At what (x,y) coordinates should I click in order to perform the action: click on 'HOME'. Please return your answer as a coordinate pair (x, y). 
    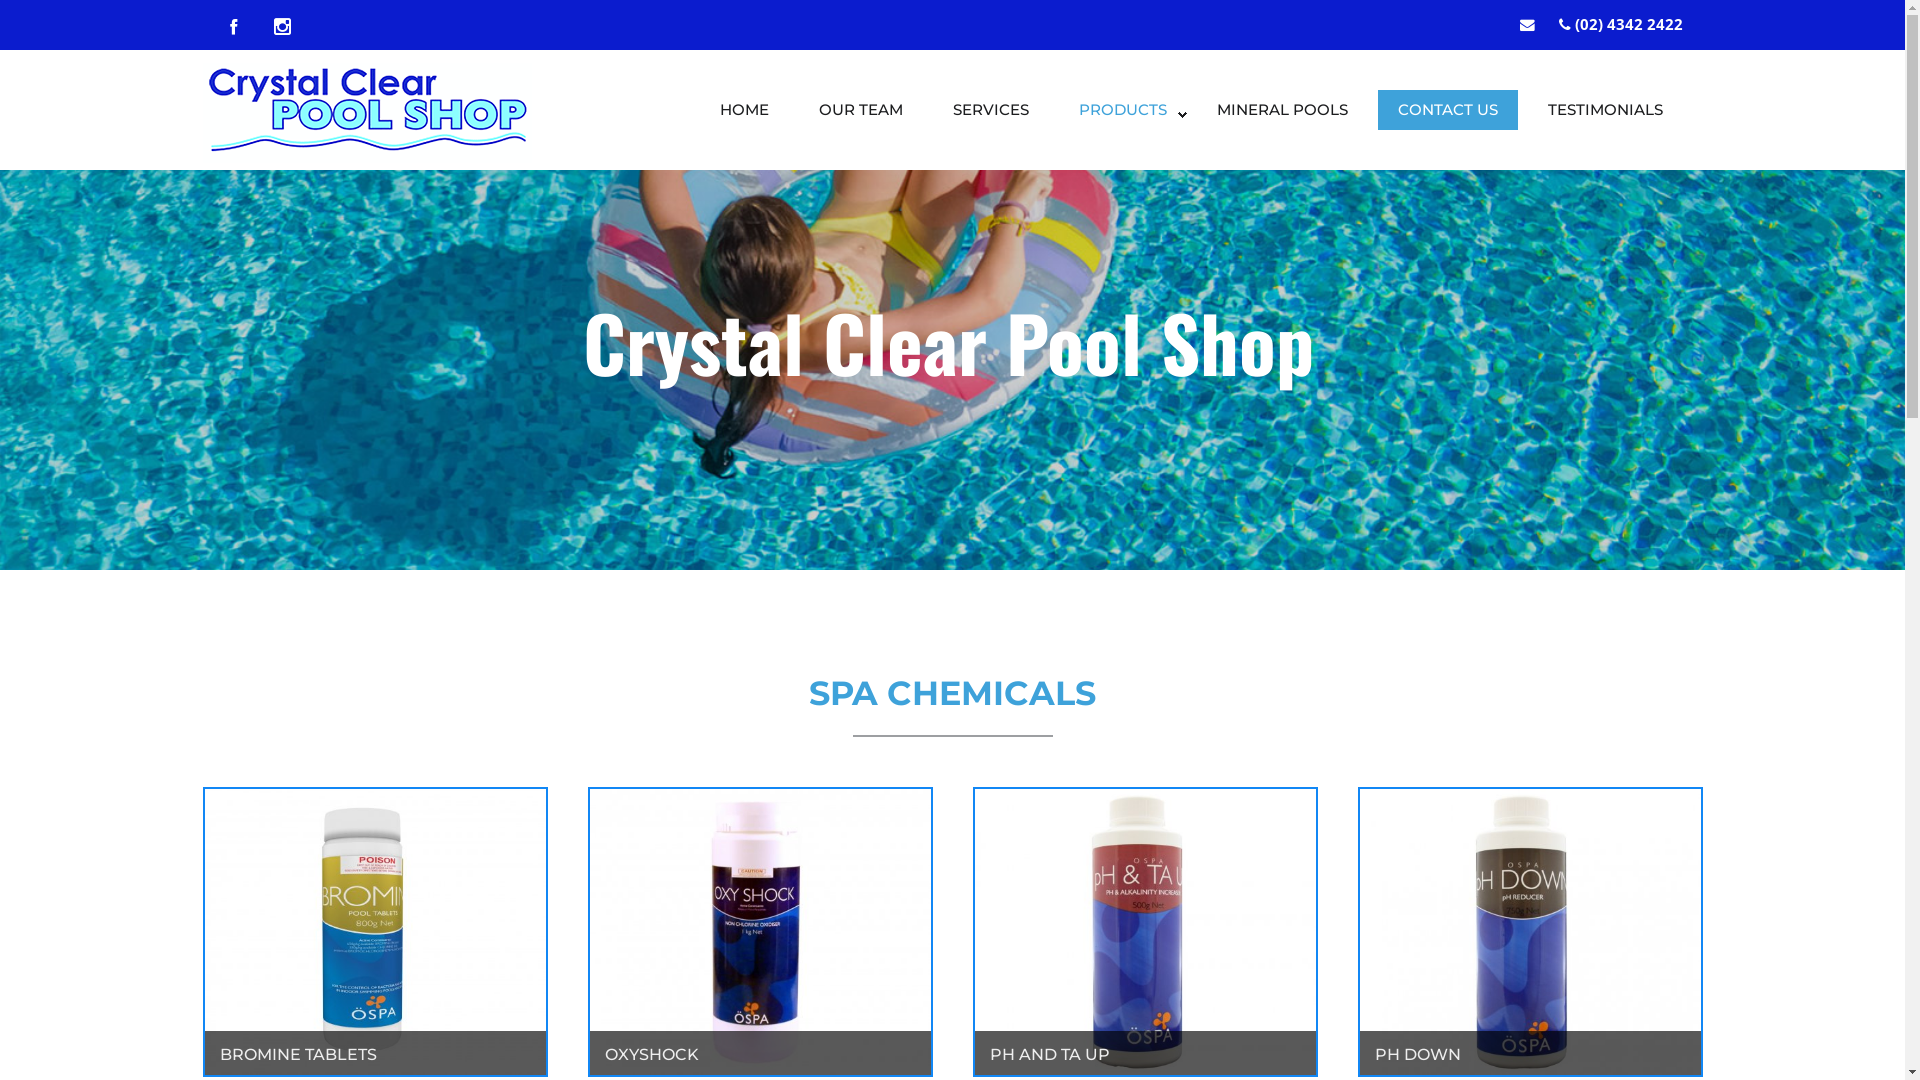
    Looking at the image, I should click on (743, 109).